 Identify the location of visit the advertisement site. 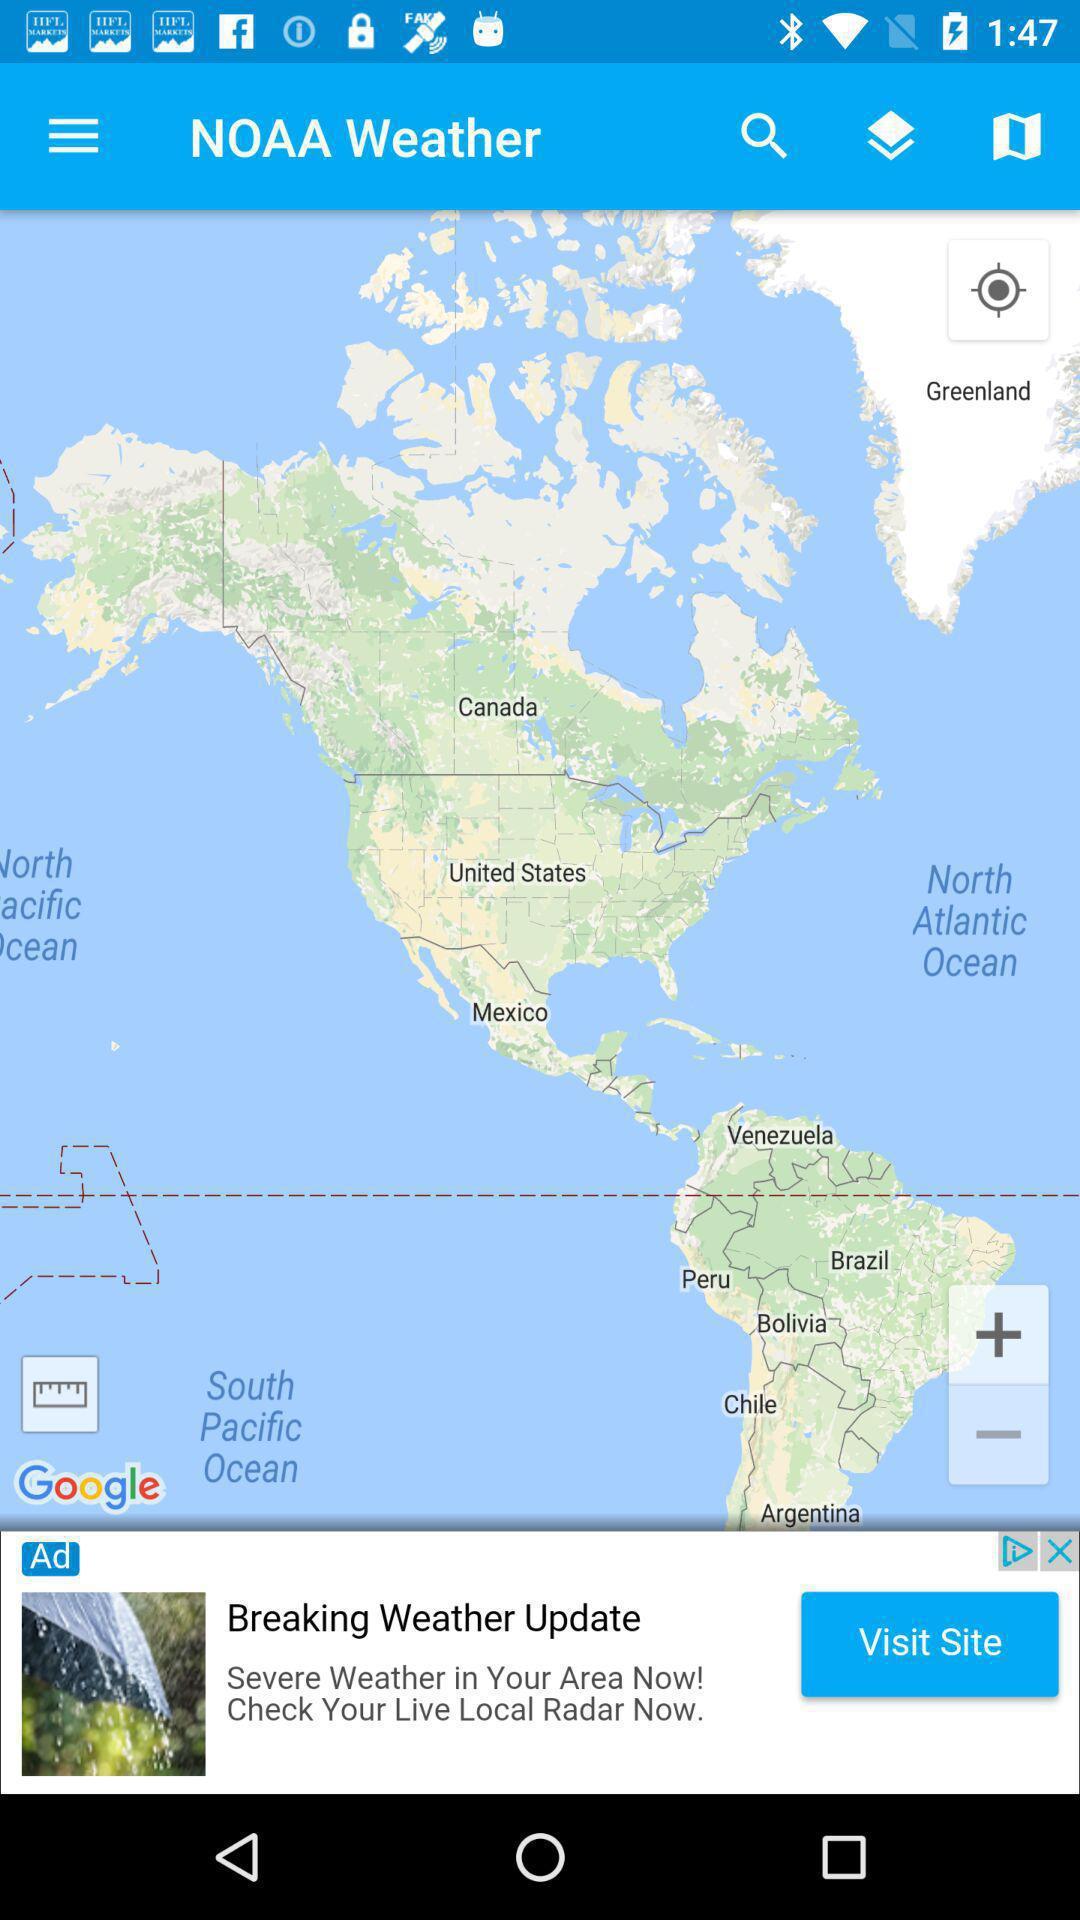
(540, 1662).